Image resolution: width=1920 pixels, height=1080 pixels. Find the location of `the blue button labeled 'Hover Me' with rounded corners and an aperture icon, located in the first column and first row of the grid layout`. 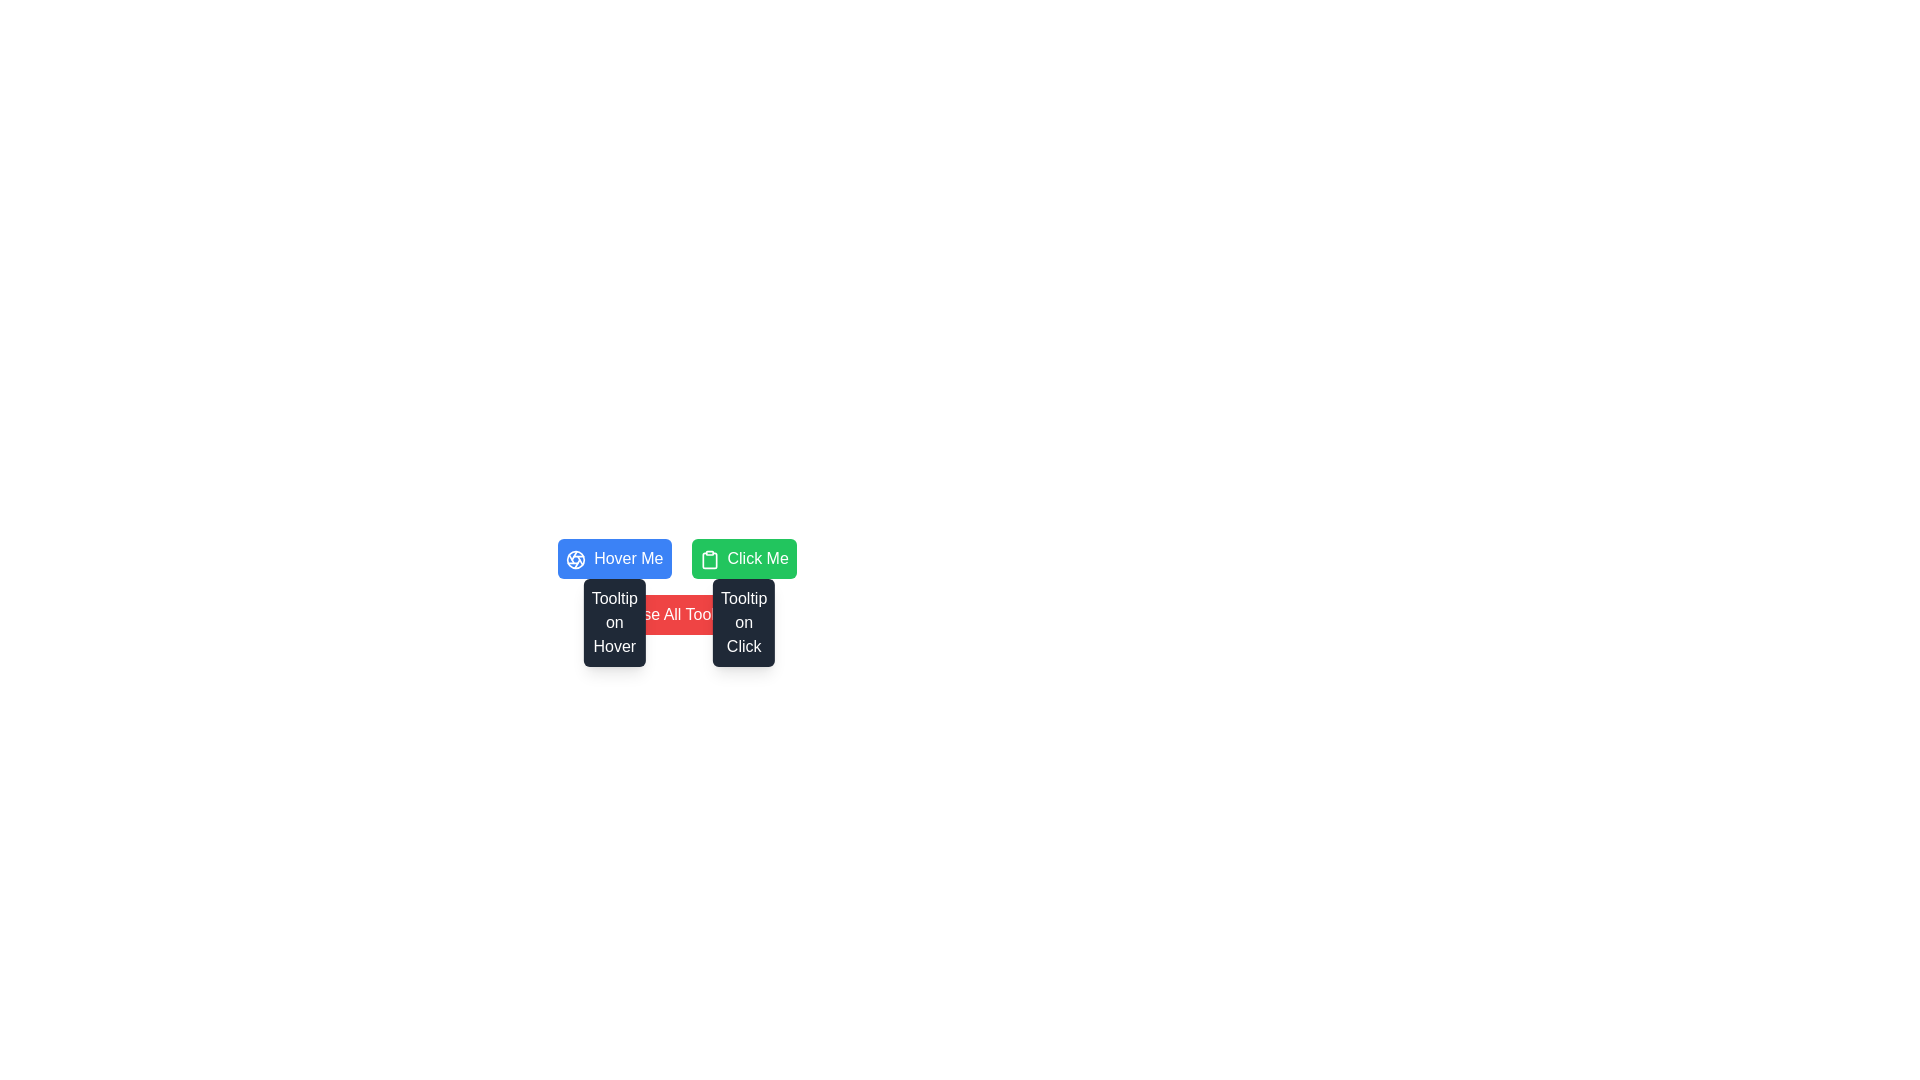

the blue button labeled 'Hover Me' with rounded corners and an aperture icon, located in the first column and first row of the grid layout is located at coordinates (613, 559).